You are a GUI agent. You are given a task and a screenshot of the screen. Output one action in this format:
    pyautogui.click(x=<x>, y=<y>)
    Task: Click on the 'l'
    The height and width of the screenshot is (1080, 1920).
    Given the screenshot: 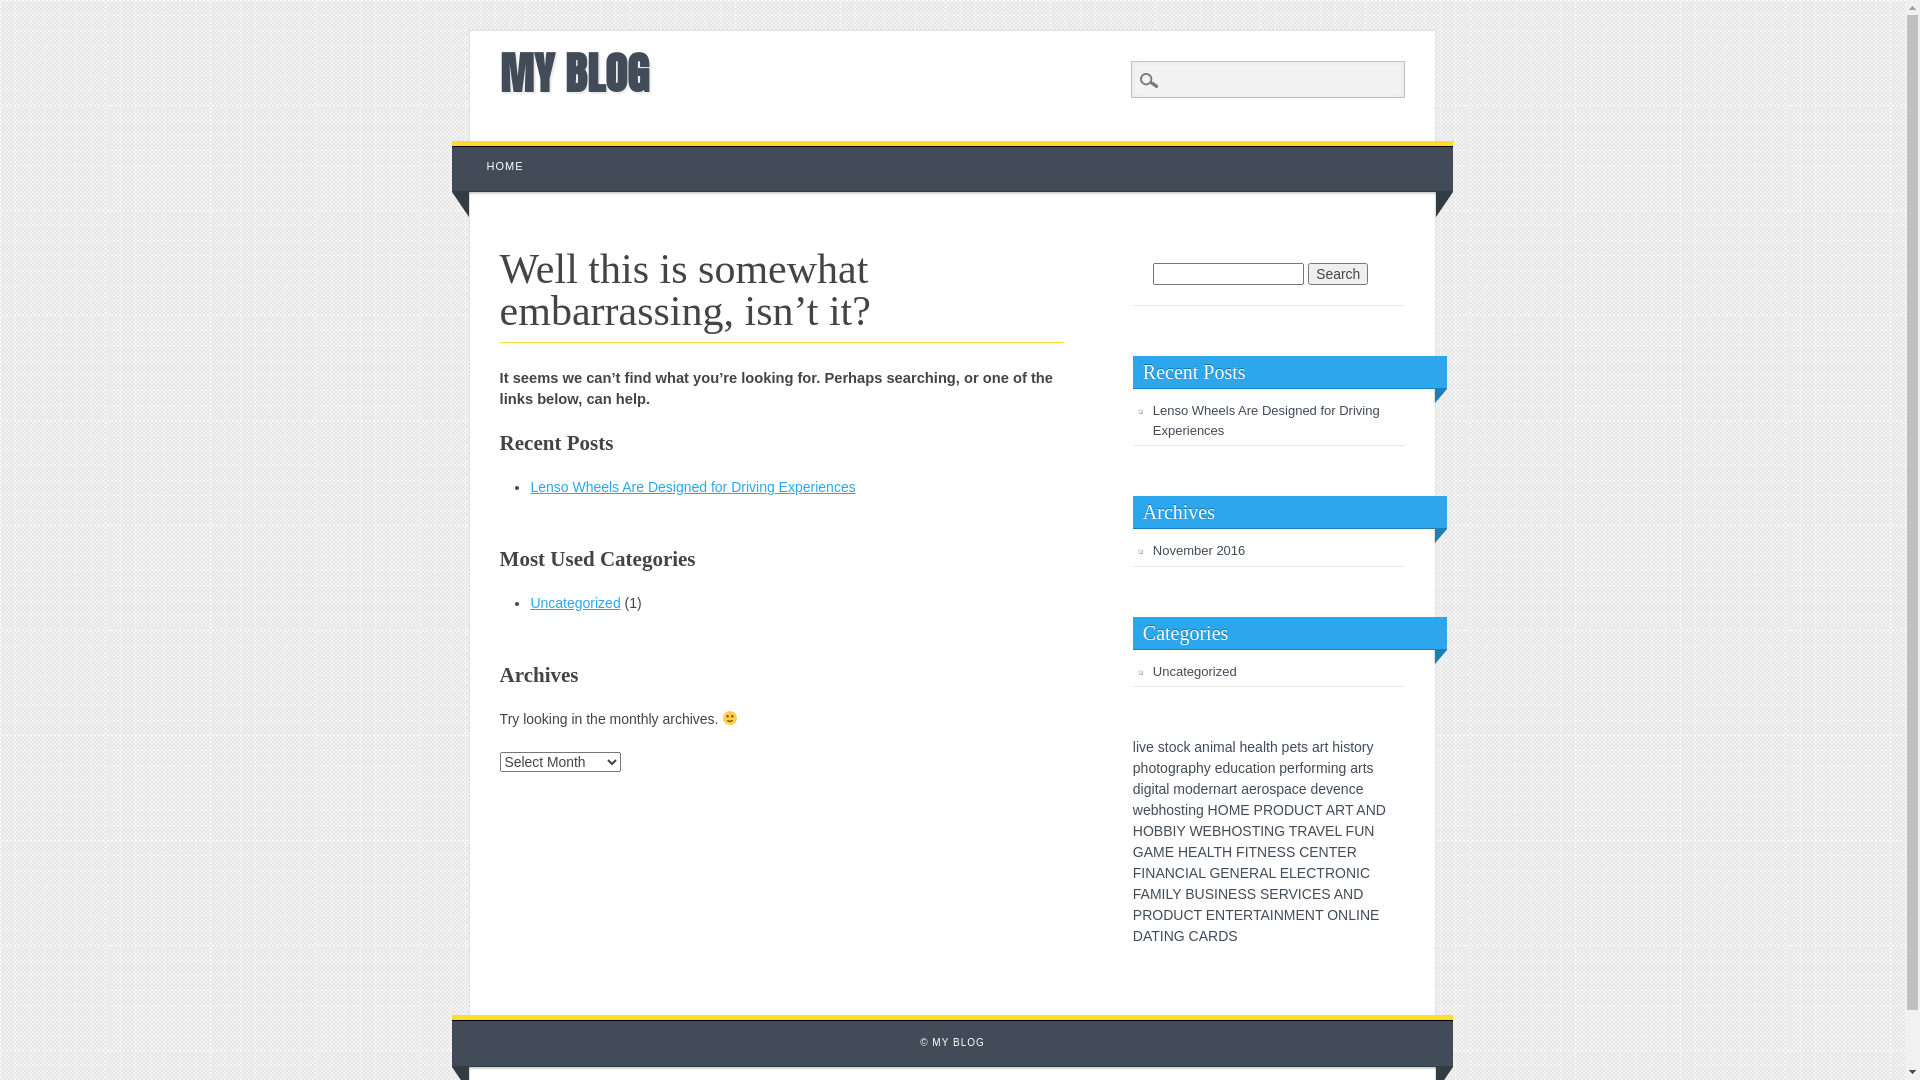 What is the action you would take?
    pyautogui.click(x=1232, y=747)
    